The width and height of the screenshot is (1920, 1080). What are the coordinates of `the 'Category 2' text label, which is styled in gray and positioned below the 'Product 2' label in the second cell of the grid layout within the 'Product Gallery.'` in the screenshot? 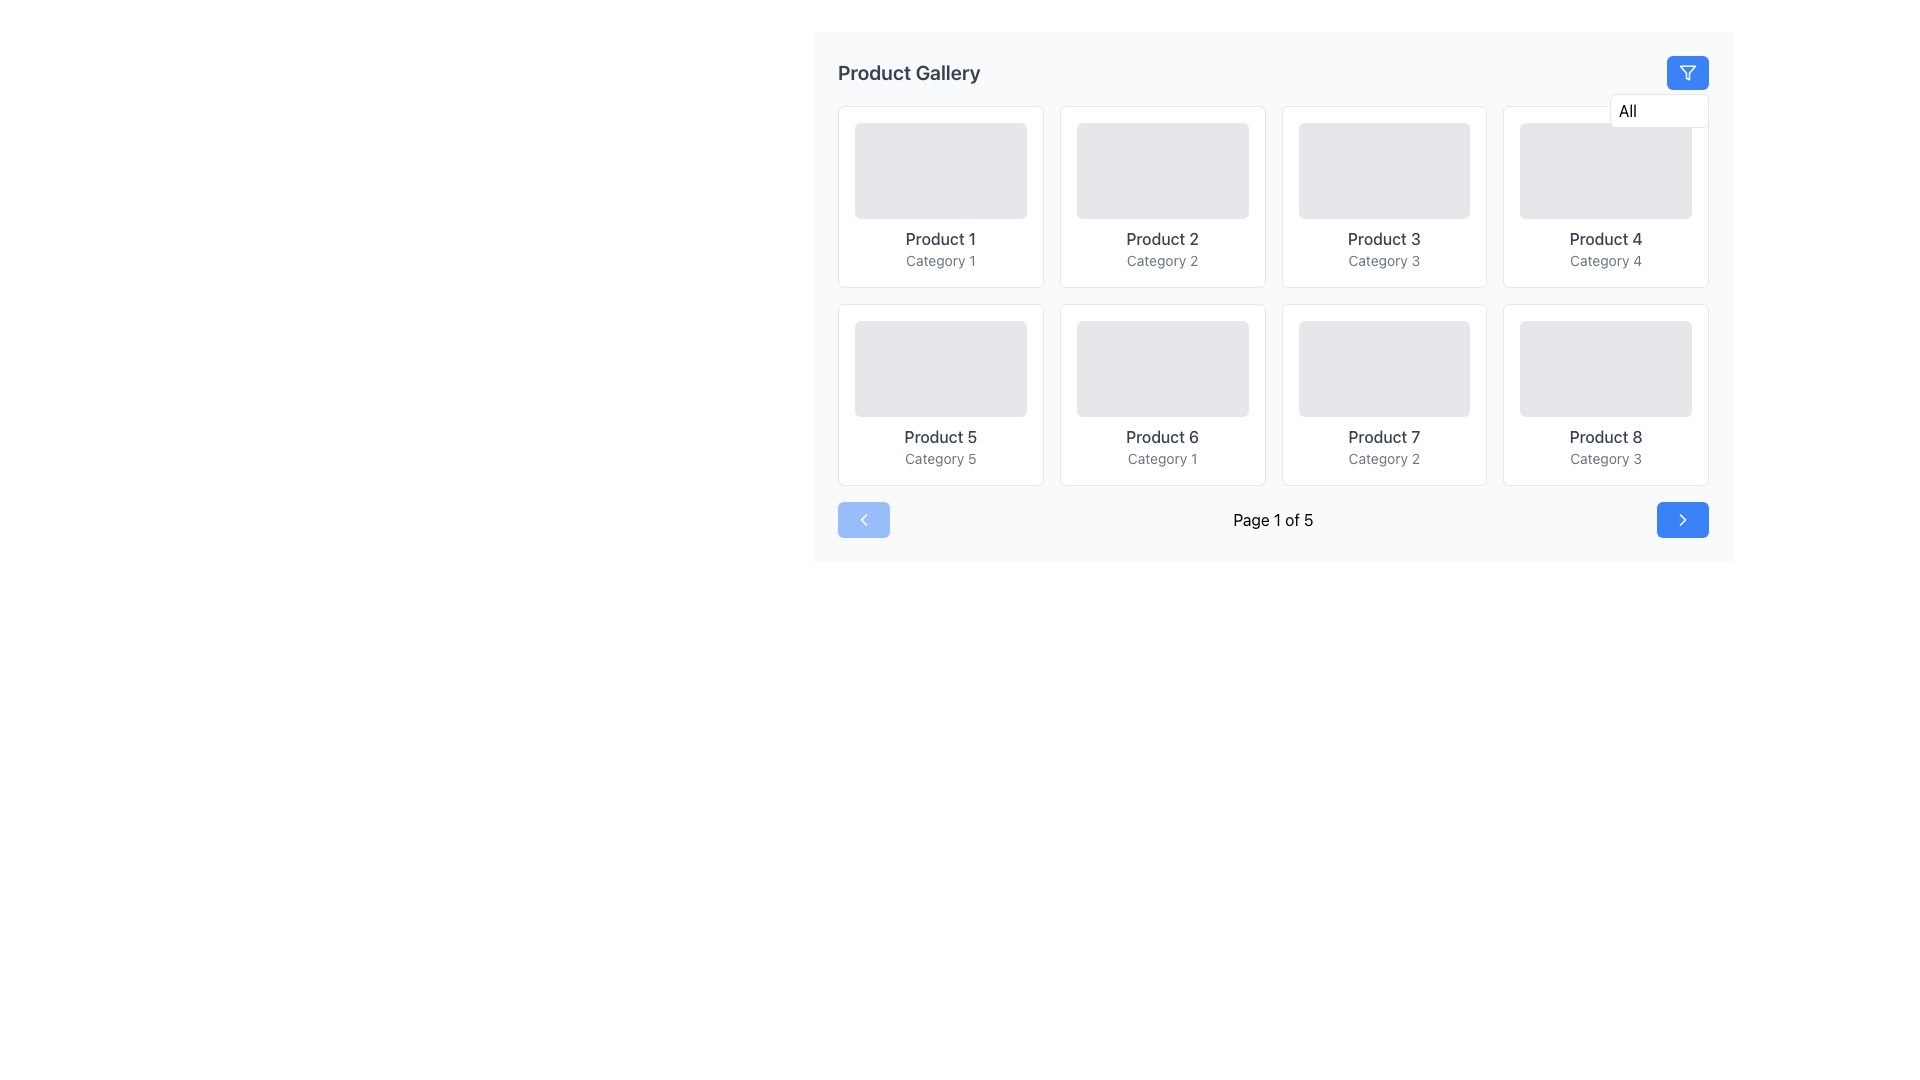 It's located at (1162, 260).